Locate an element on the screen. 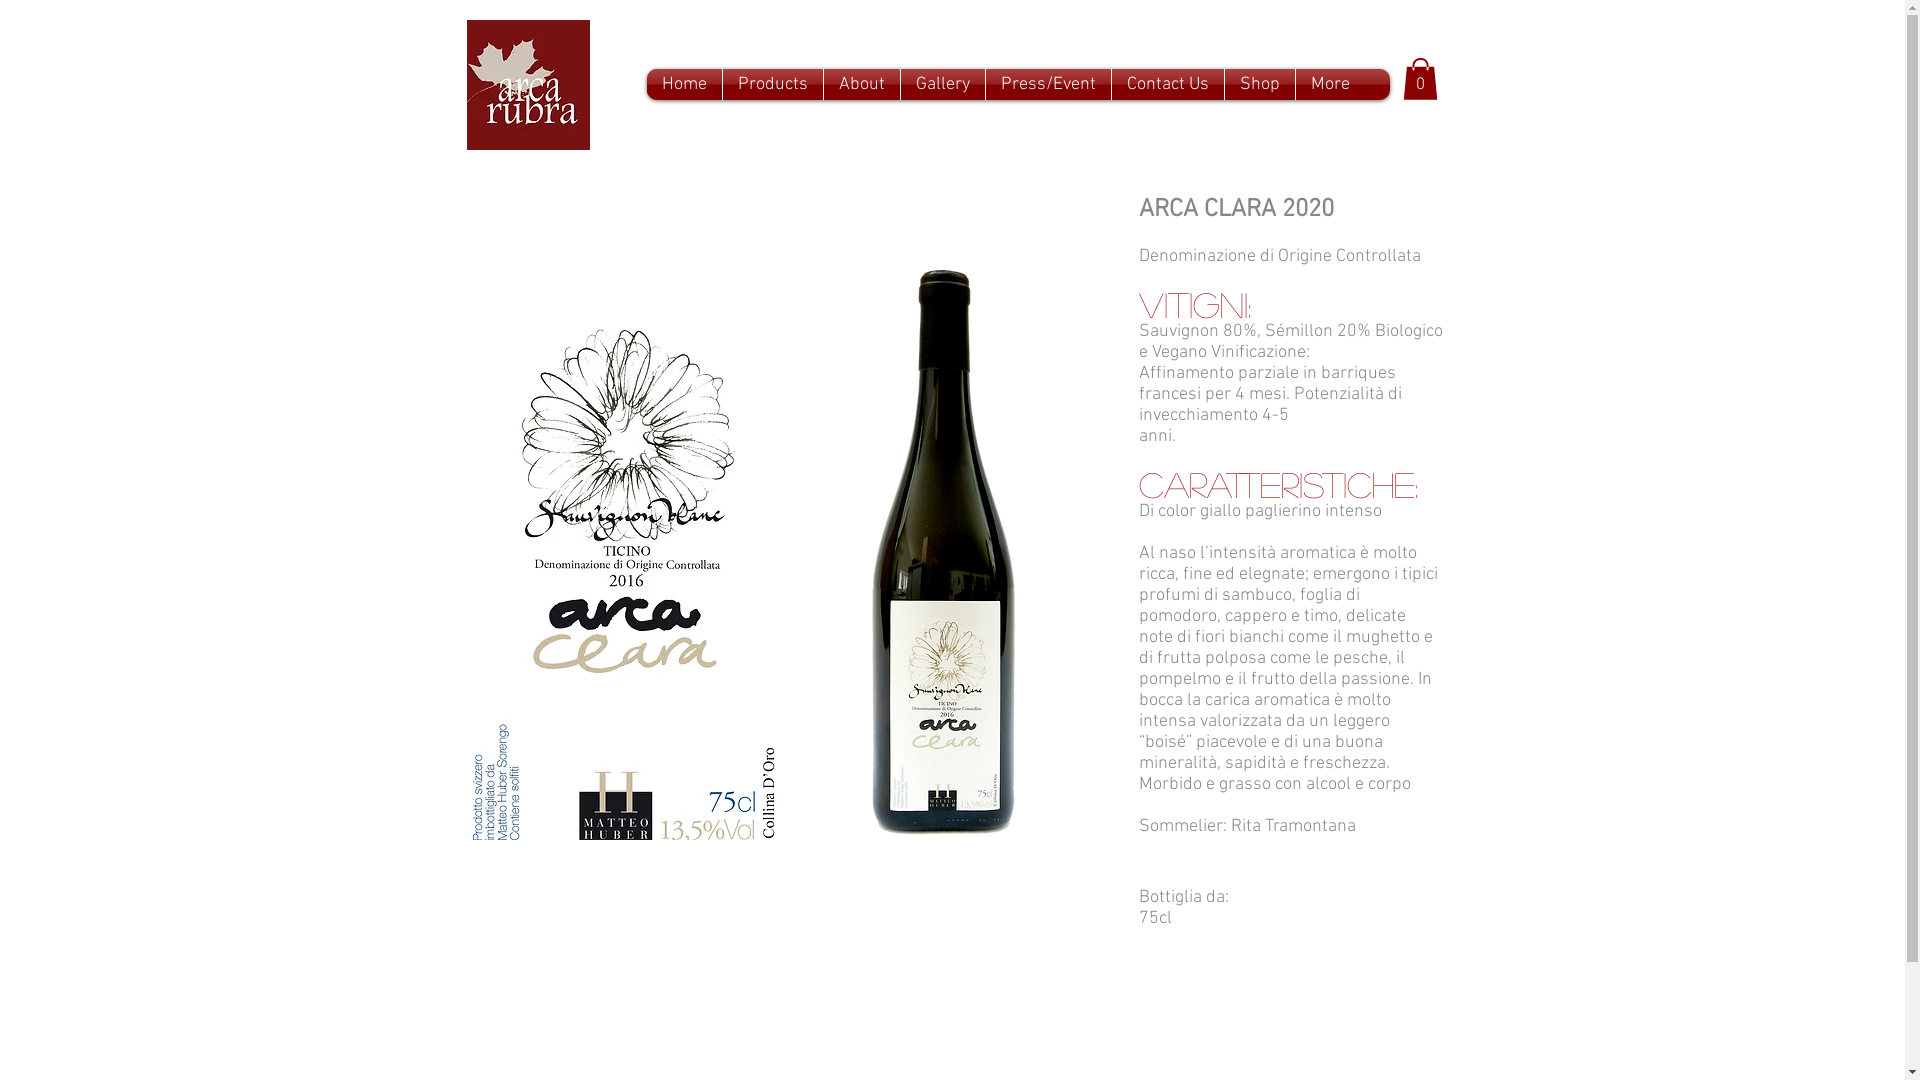 The width and height of the screenshot is (1920, 1080). 'Home' is located at coordinates (683, 83).